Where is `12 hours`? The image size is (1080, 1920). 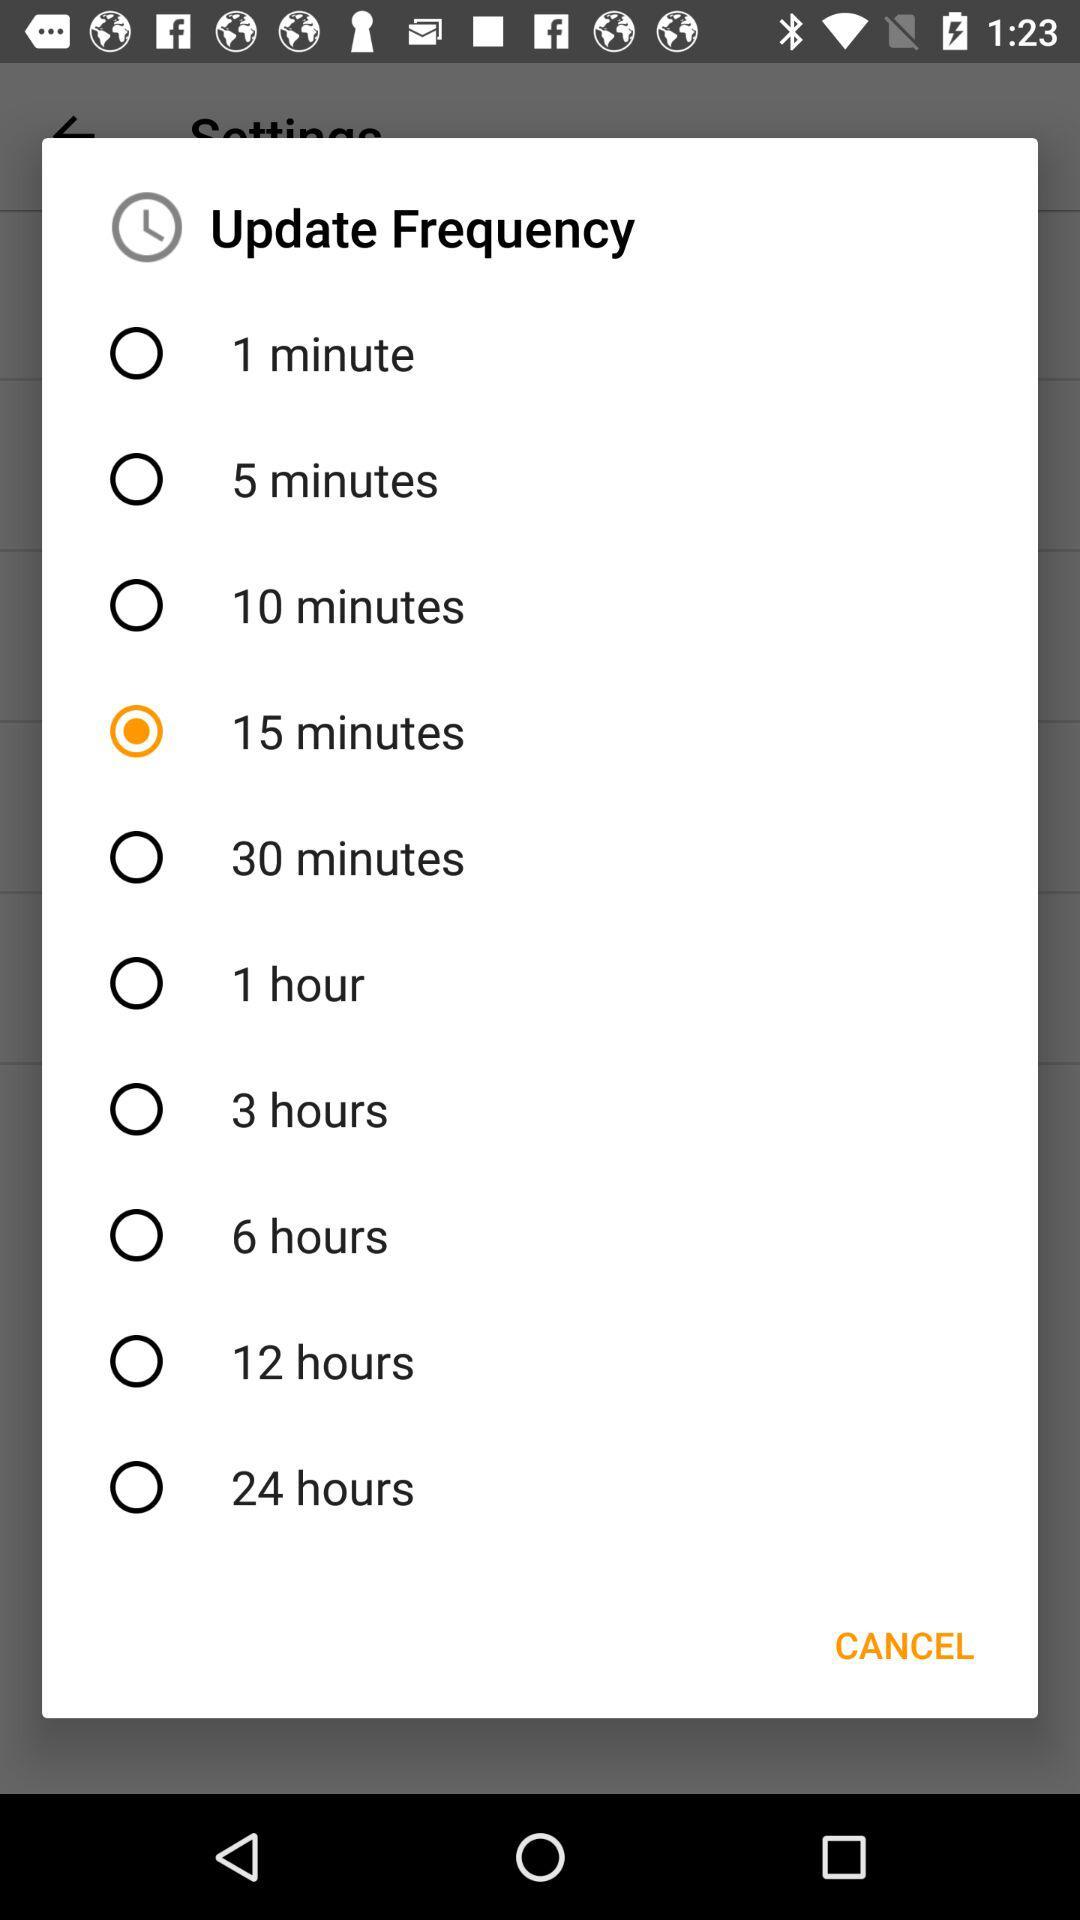 12 hours is located at coordinates (540, 1360).